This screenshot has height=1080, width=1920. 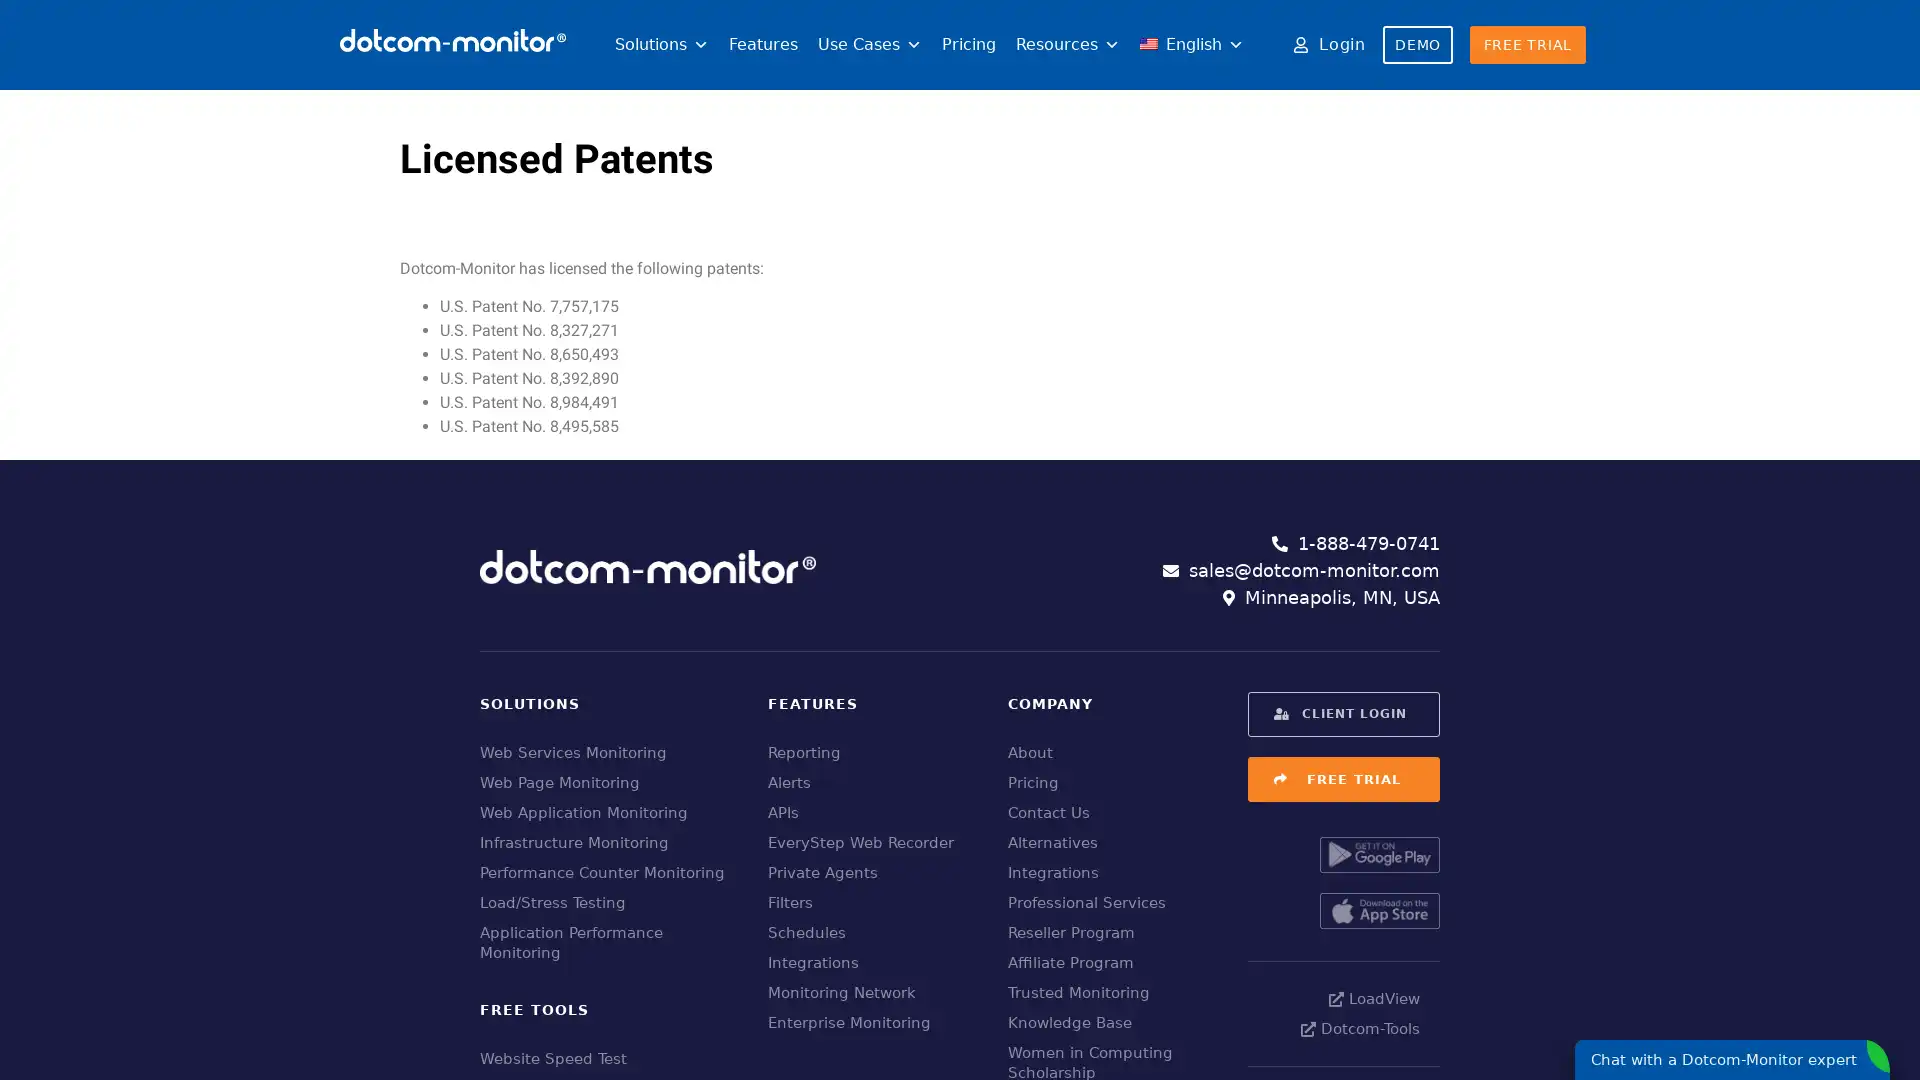 I want to click on CLIENT LOGIN, so click(x=1344, y=712).